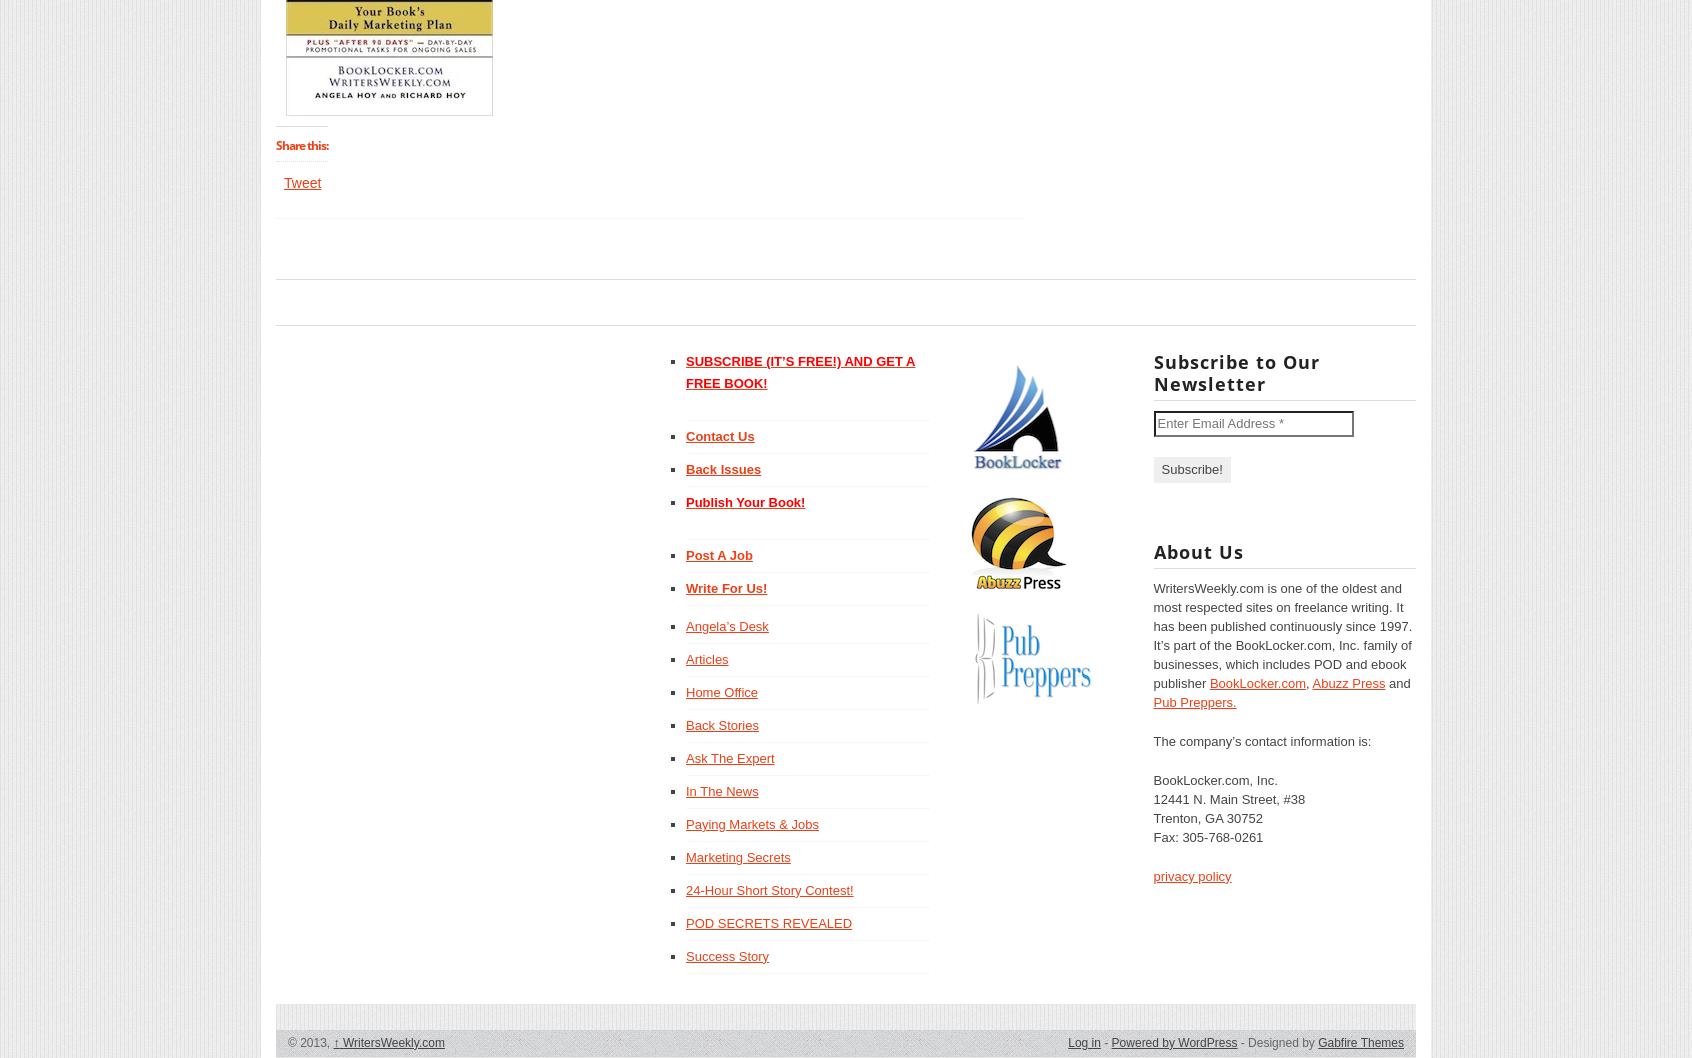 This screenshot has height=1058, width=1692. What do you see at coordinates (685, 435) in the screenshot?
I see `'Contact Us'` at bounding box center [685, 435].